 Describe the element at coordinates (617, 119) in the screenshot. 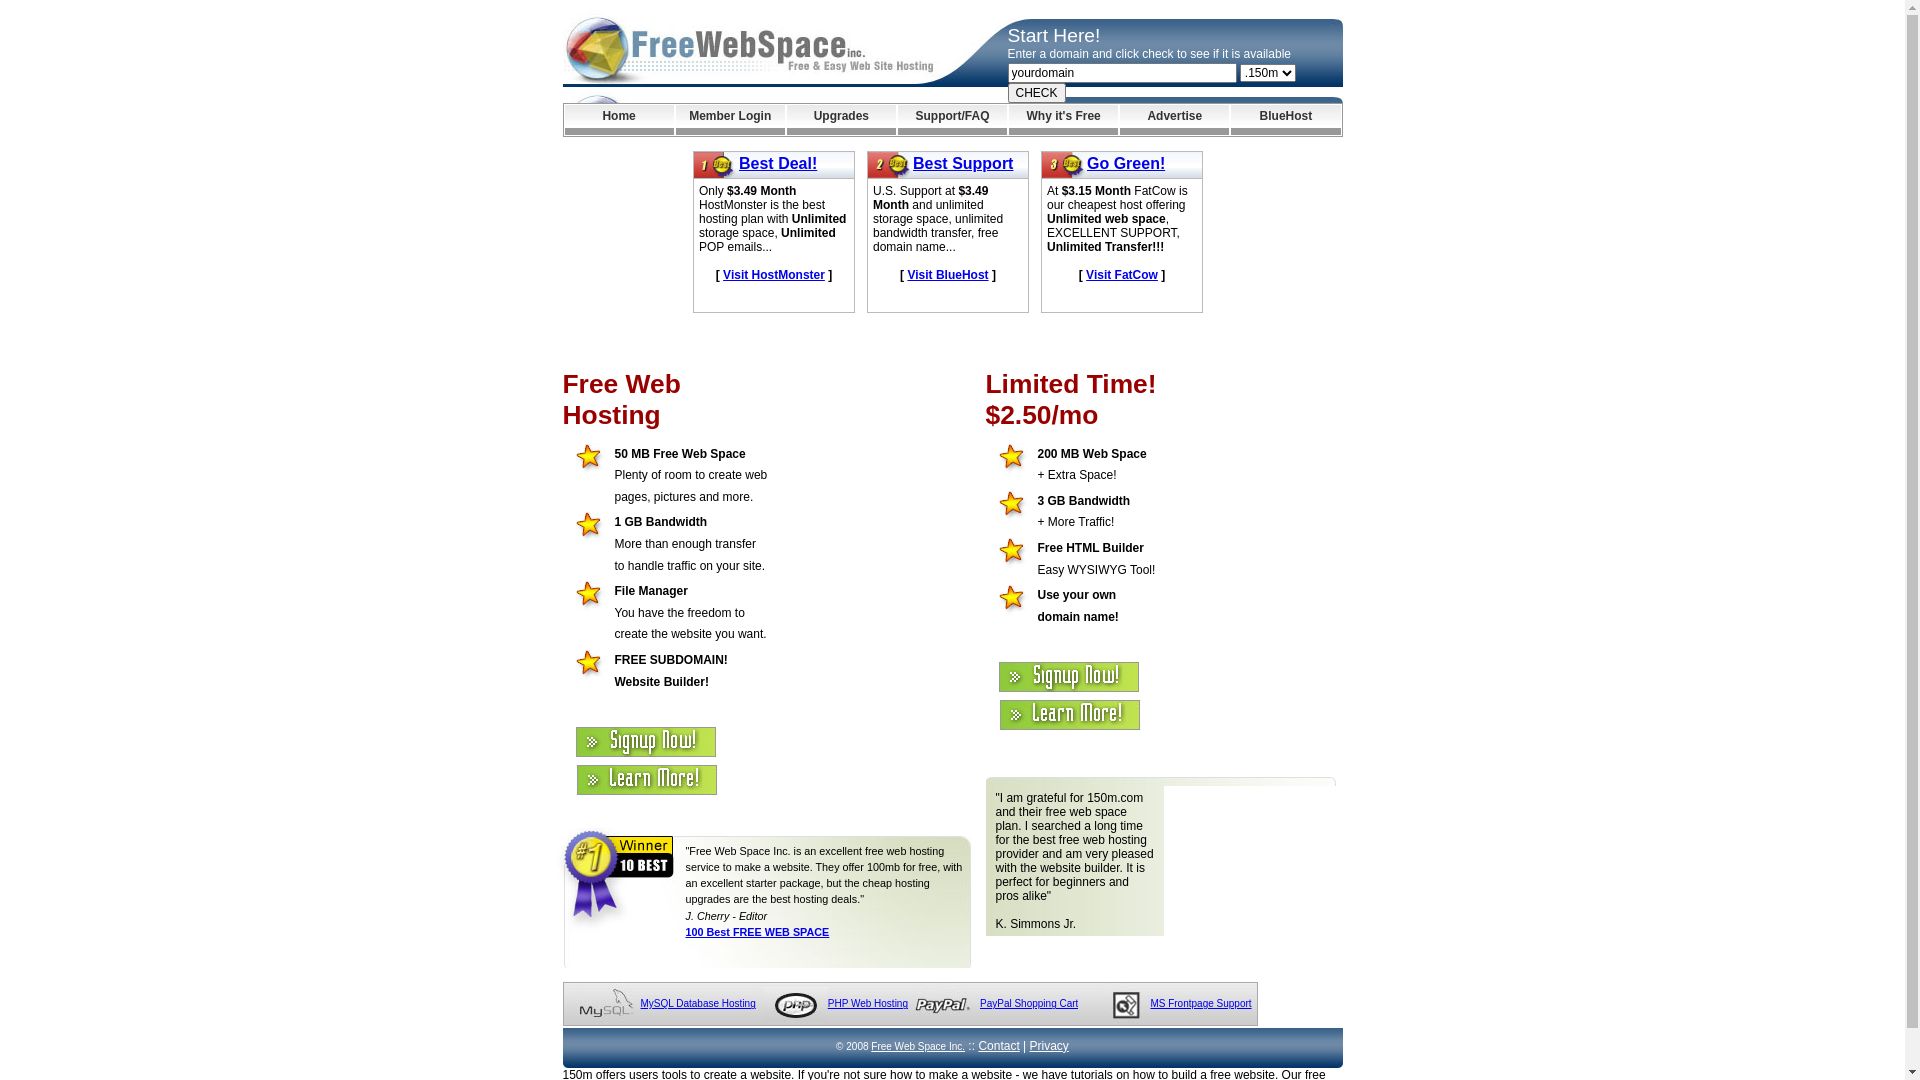

I see `'Home'` at that location.